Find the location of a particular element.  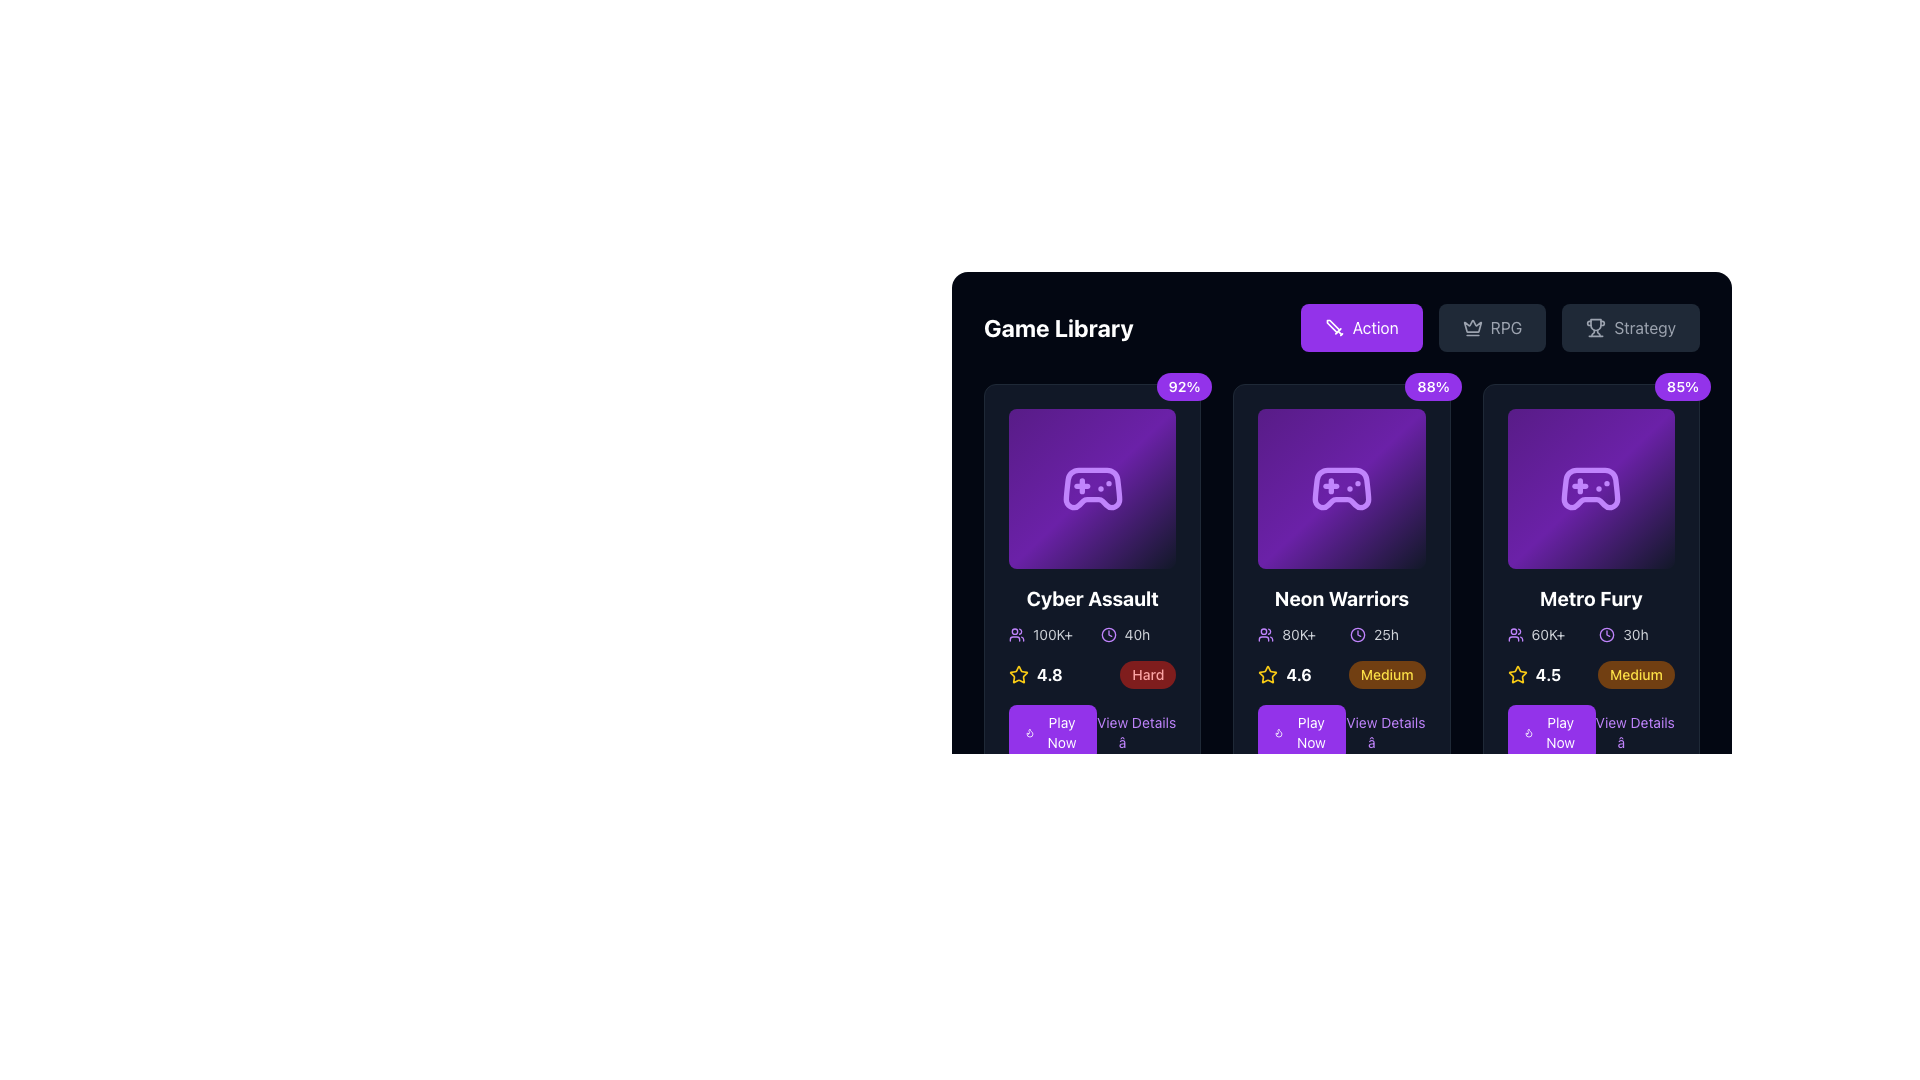

properties of the SVG Circle element that is part of a clock icon, characterized by its circular shape and outer ring is located at coordinates (1607, 635).